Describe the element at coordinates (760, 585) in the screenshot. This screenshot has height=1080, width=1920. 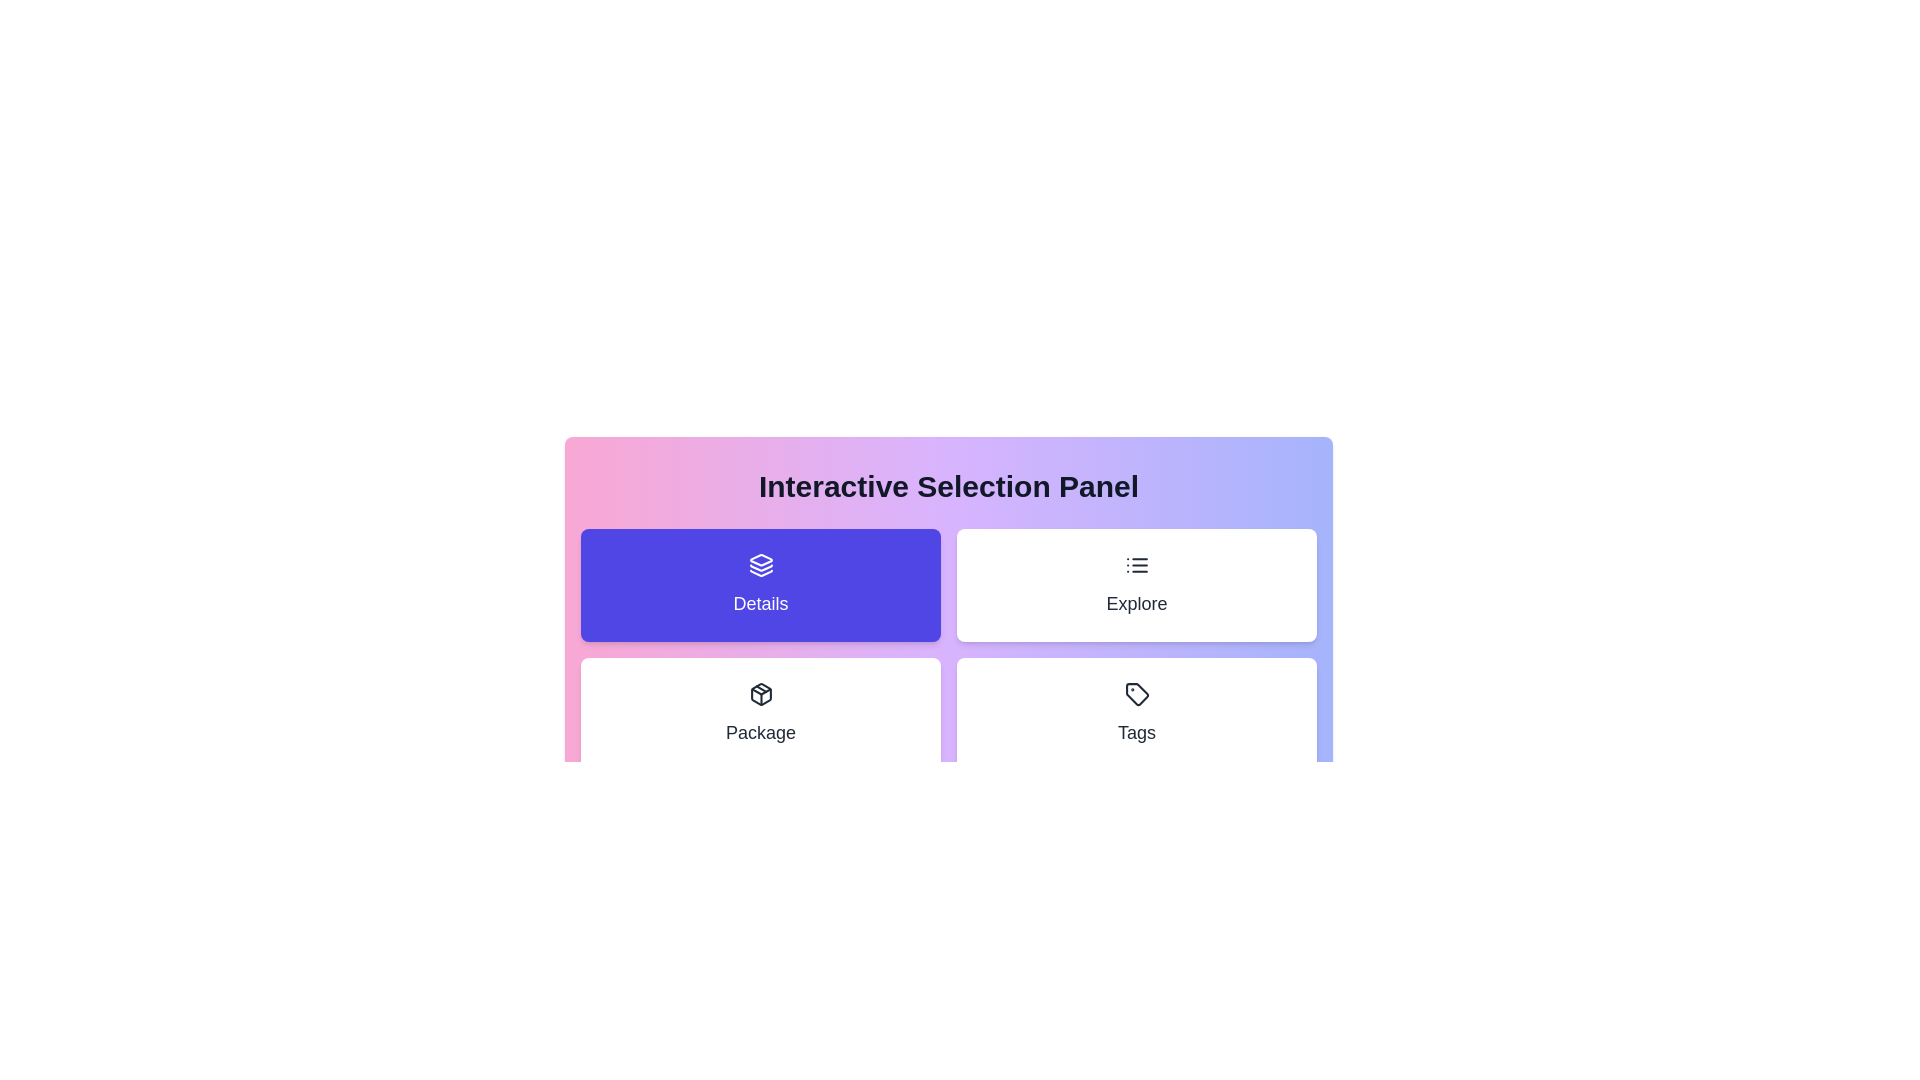
I see `the 'Details' button, which is a rectangular button with a blue background and white text` at that location.